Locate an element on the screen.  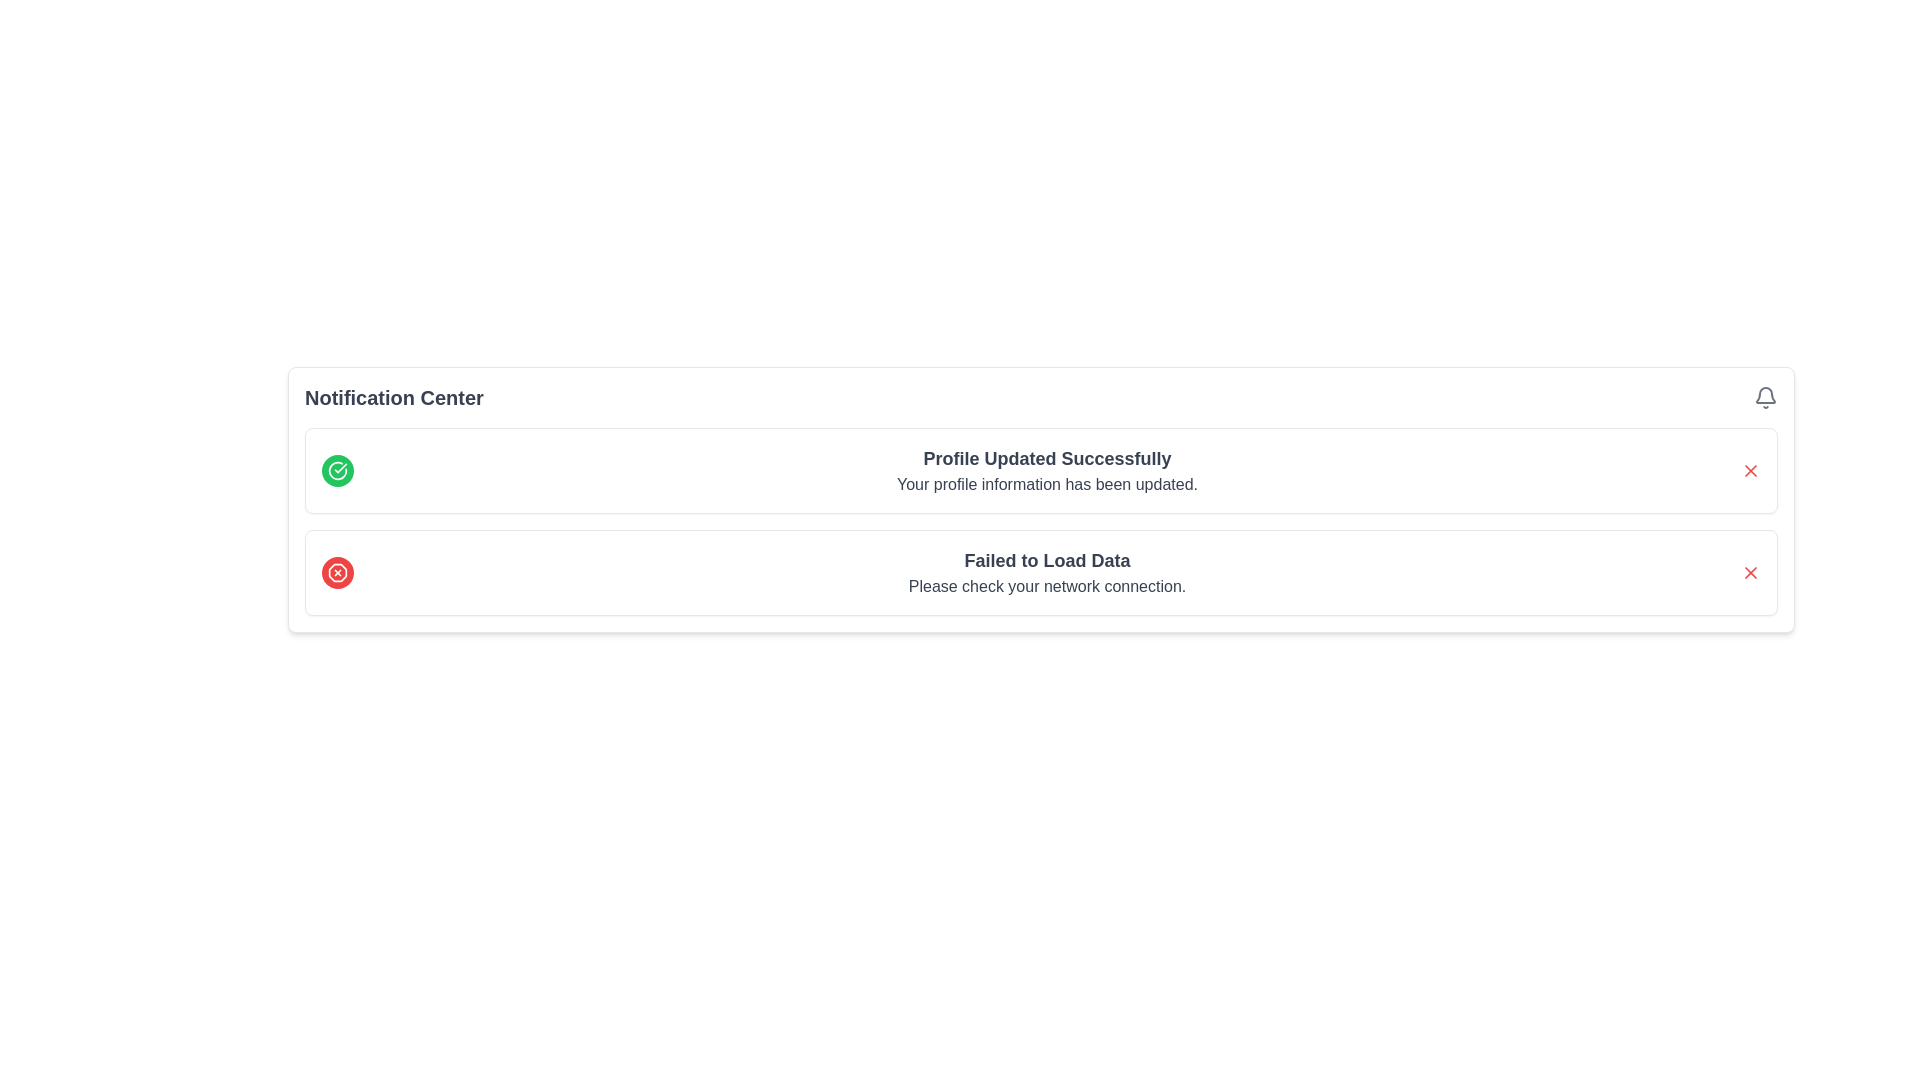
the textual notification that informs the user about a failure to load data, located beneath the 'Profile Updated Successfully' notification is located at coordinates (1046, 573).